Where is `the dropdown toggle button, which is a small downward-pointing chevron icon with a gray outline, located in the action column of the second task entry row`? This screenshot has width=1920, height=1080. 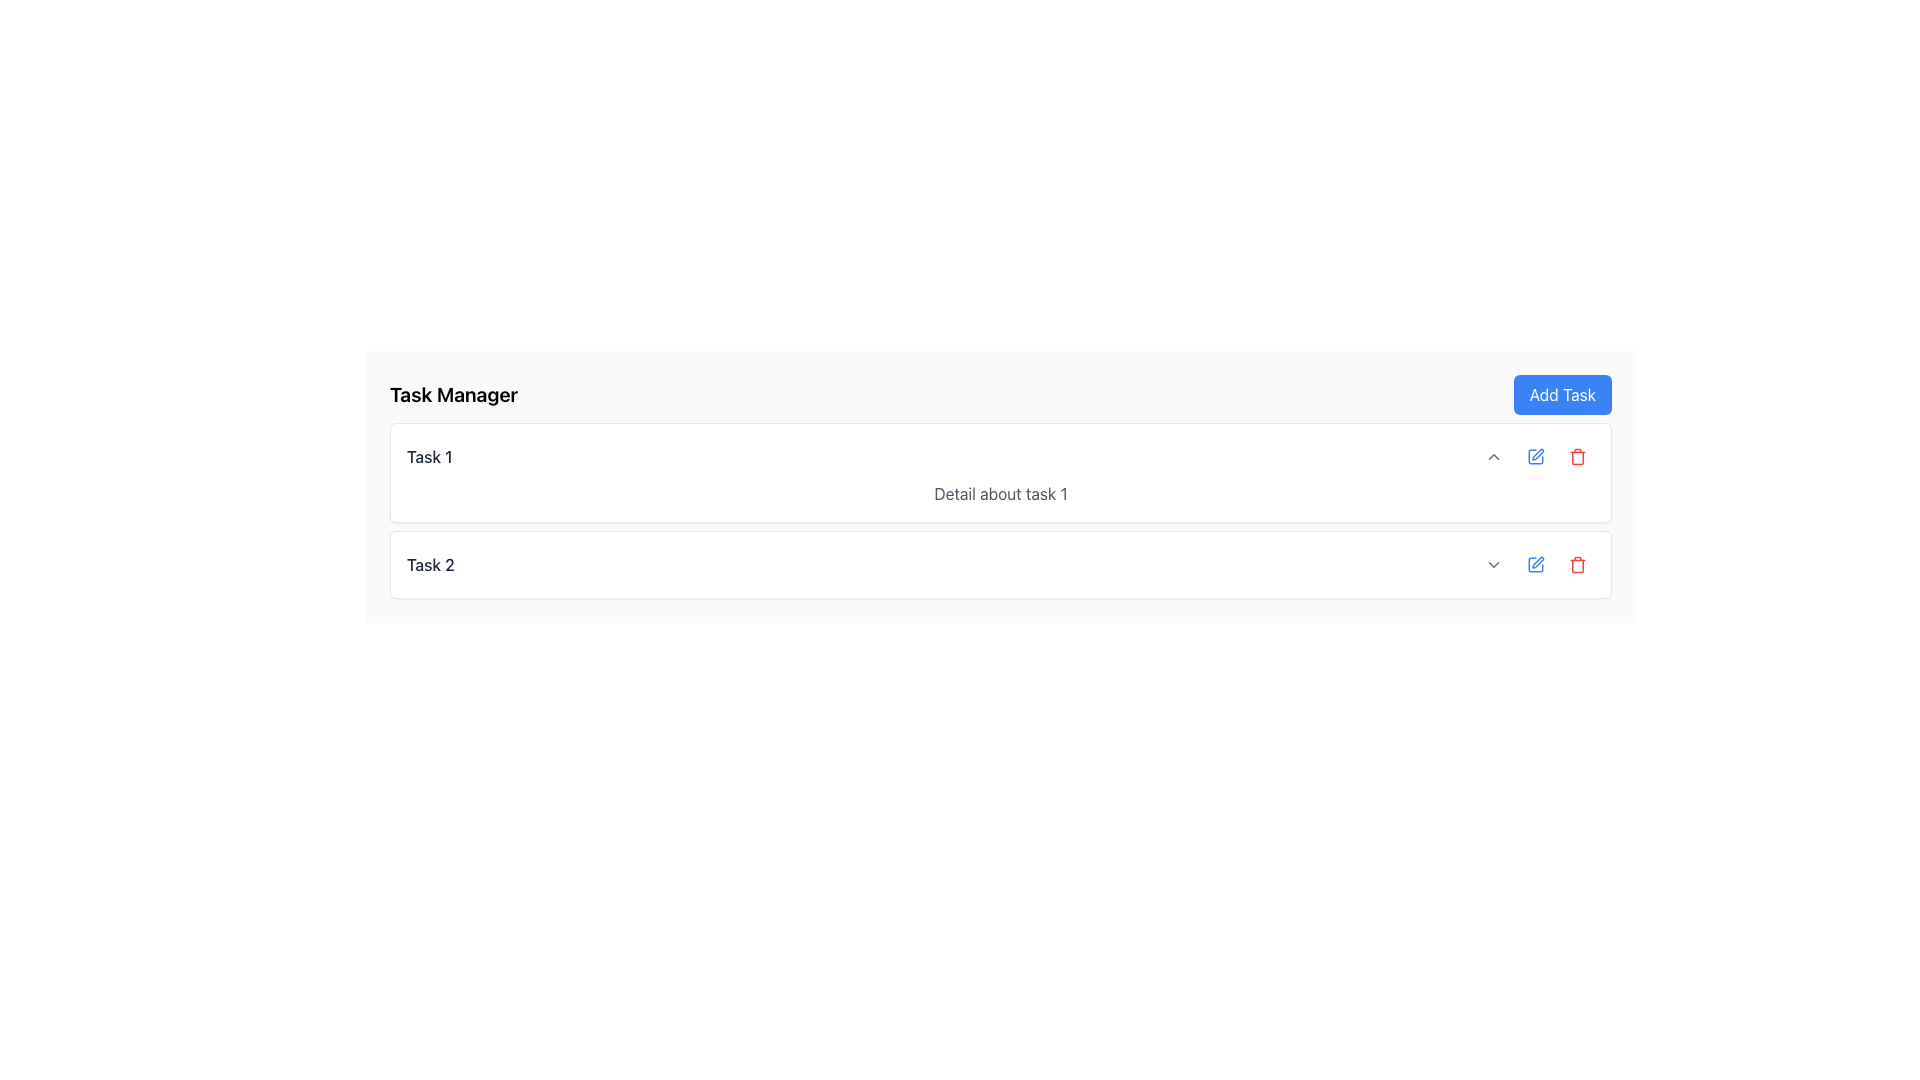 the dropdown toggle button, which is a small downward-pointing chevron icon with a gray outline, located in the action column of the second task entry row is located at coordinates (1493, 564).